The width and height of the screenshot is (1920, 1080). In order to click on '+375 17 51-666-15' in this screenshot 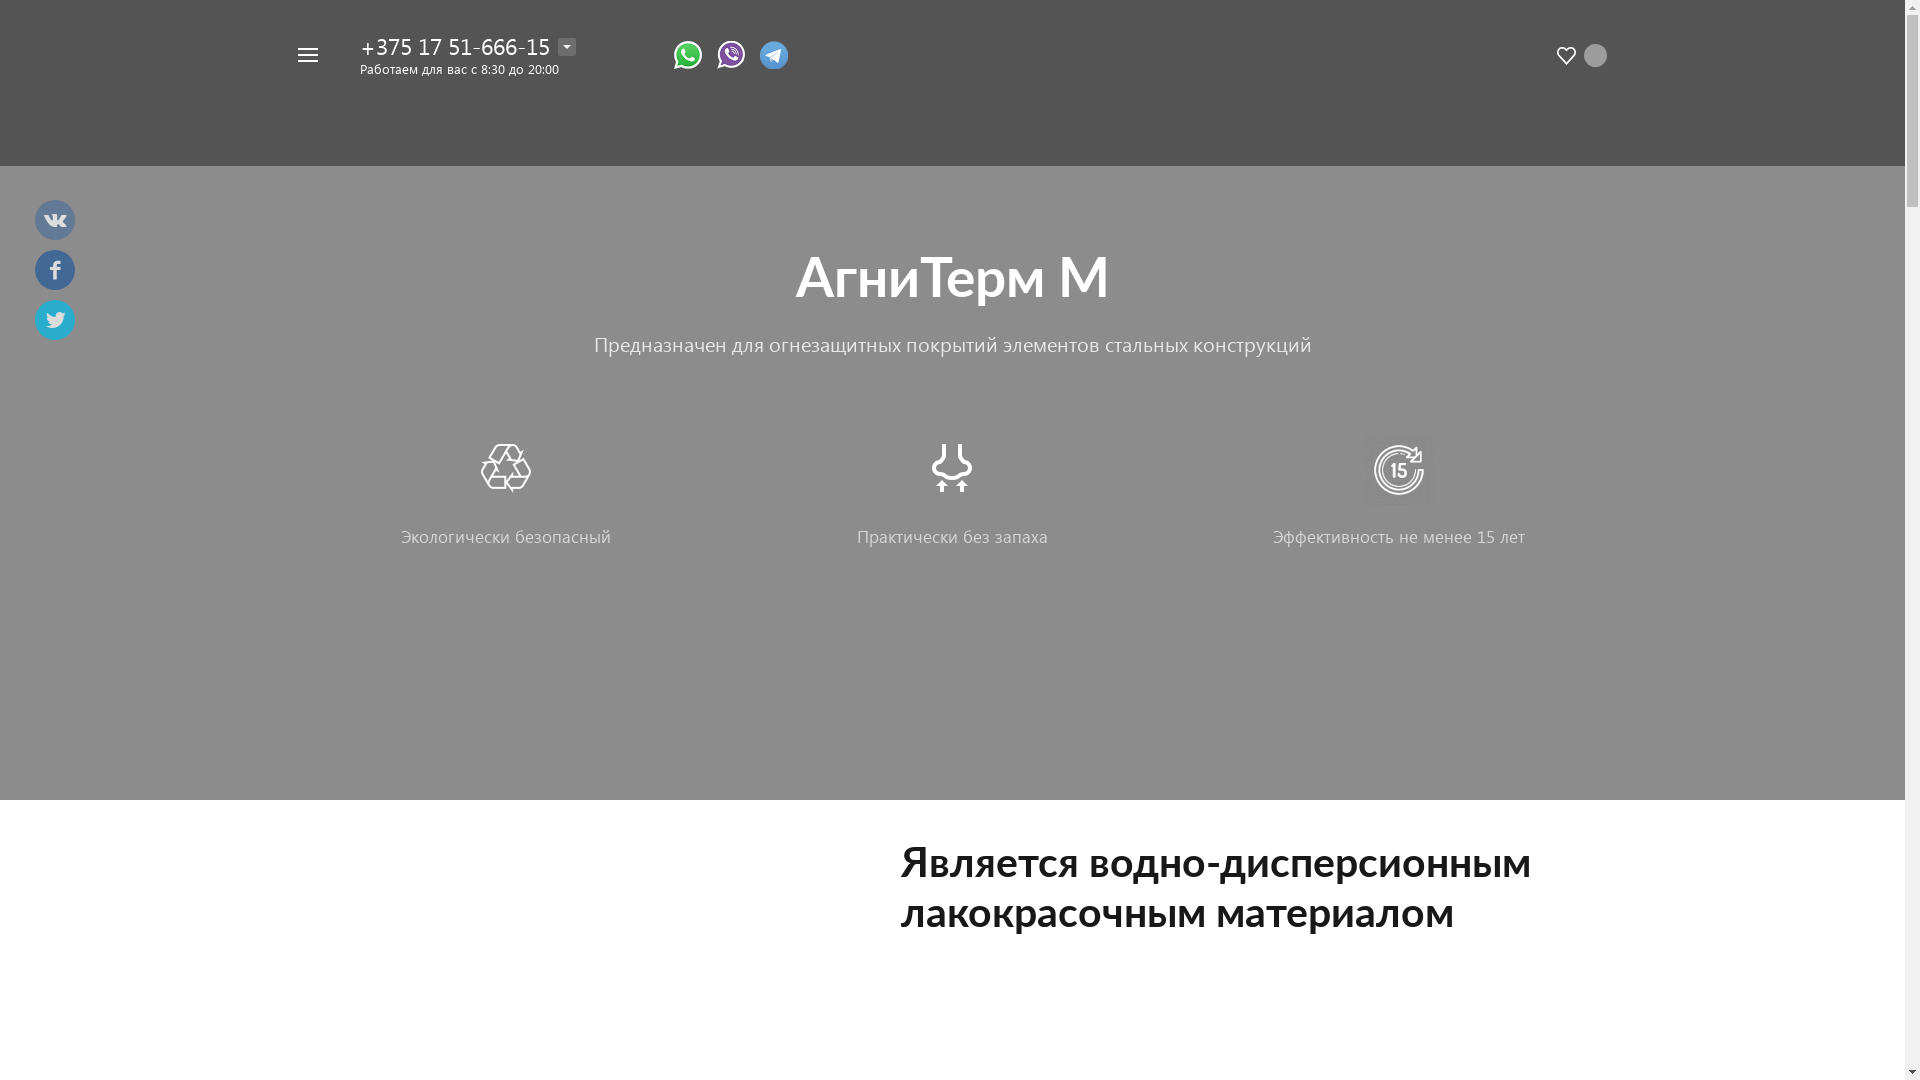, I will do `click(454, 45)`.